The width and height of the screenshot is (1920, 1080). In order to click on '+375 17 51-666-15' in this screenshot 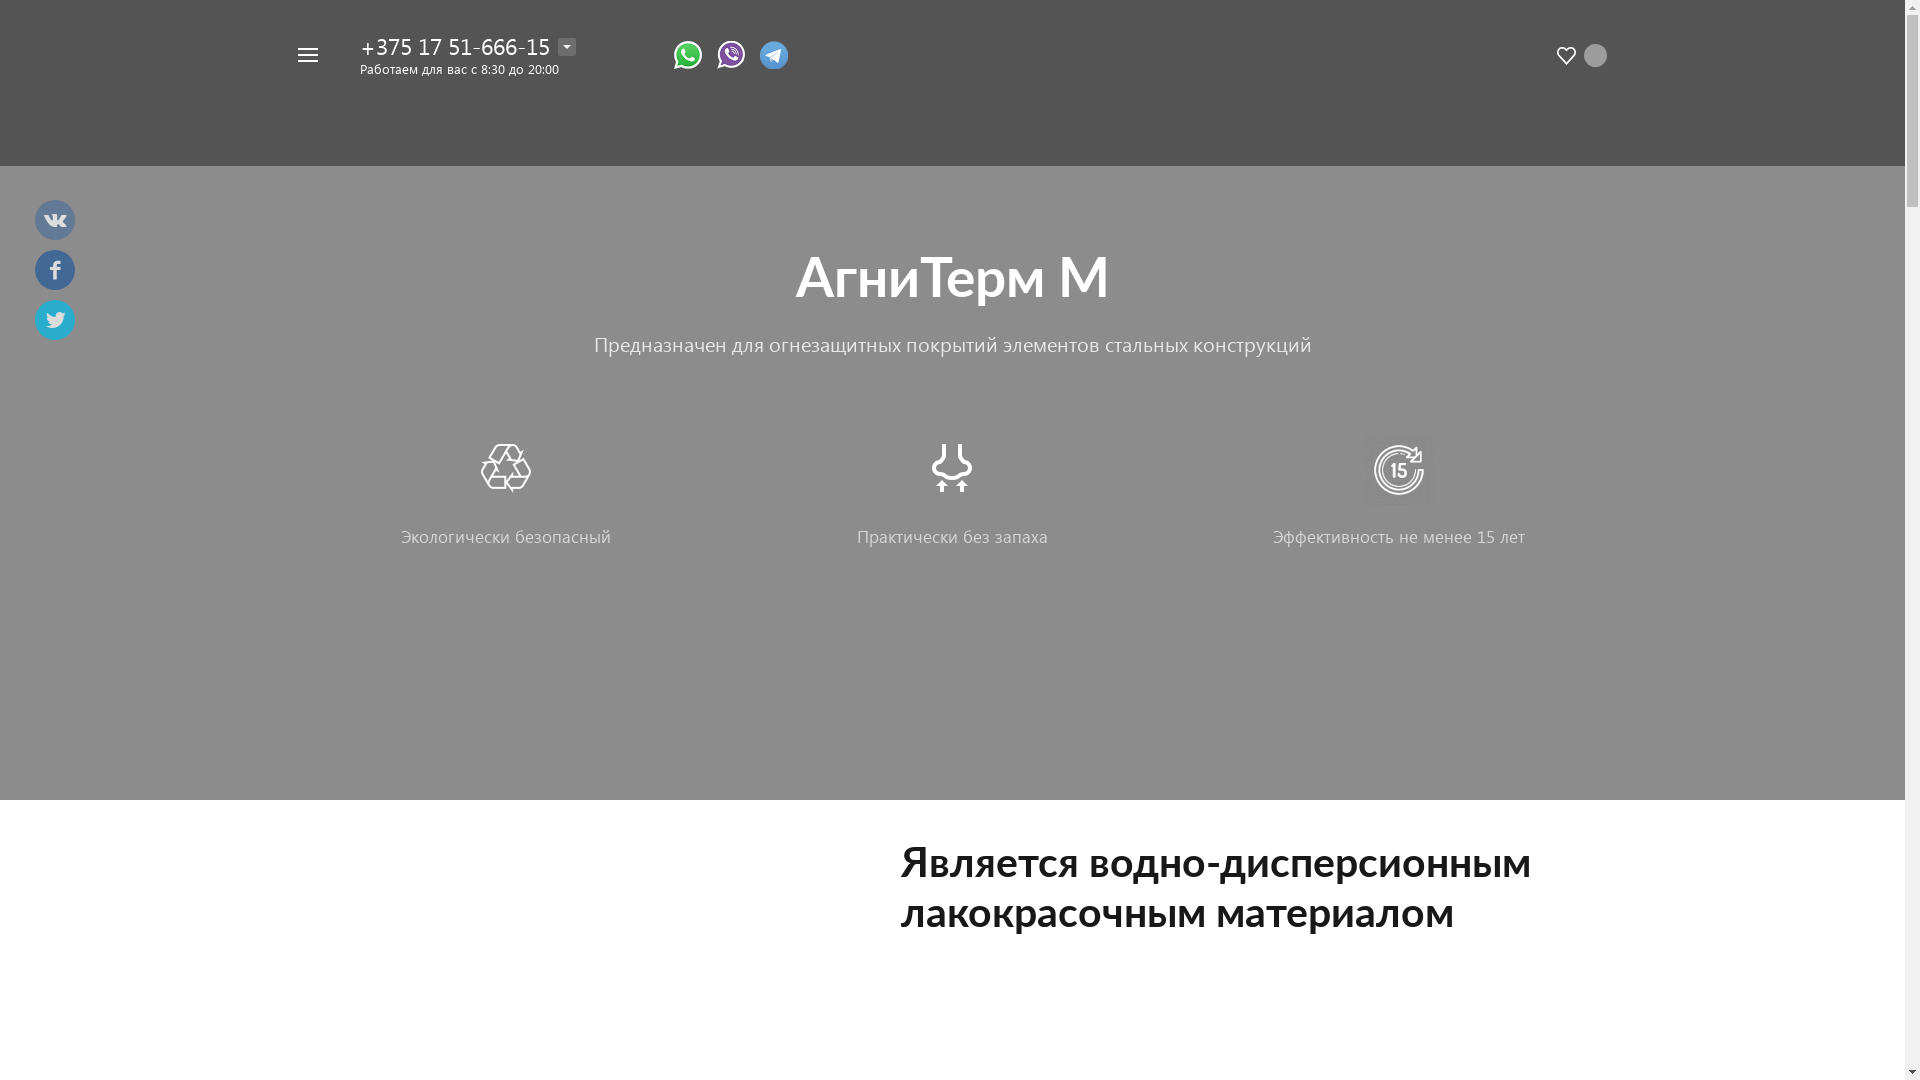, I will do `click(454, 45)`.